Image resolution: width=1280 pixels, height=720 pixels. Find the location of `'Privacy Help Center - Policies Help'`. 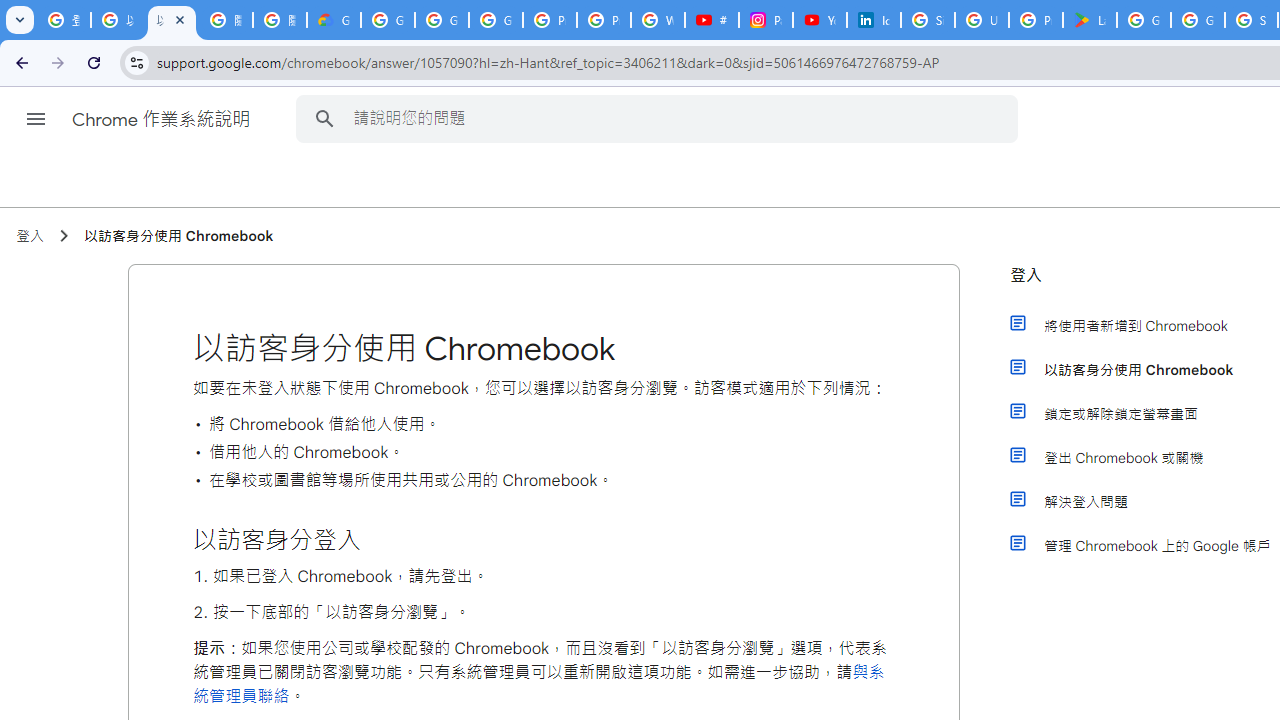

'Privacy Help Center - Policies Help' is located at coordinates (603, 20).